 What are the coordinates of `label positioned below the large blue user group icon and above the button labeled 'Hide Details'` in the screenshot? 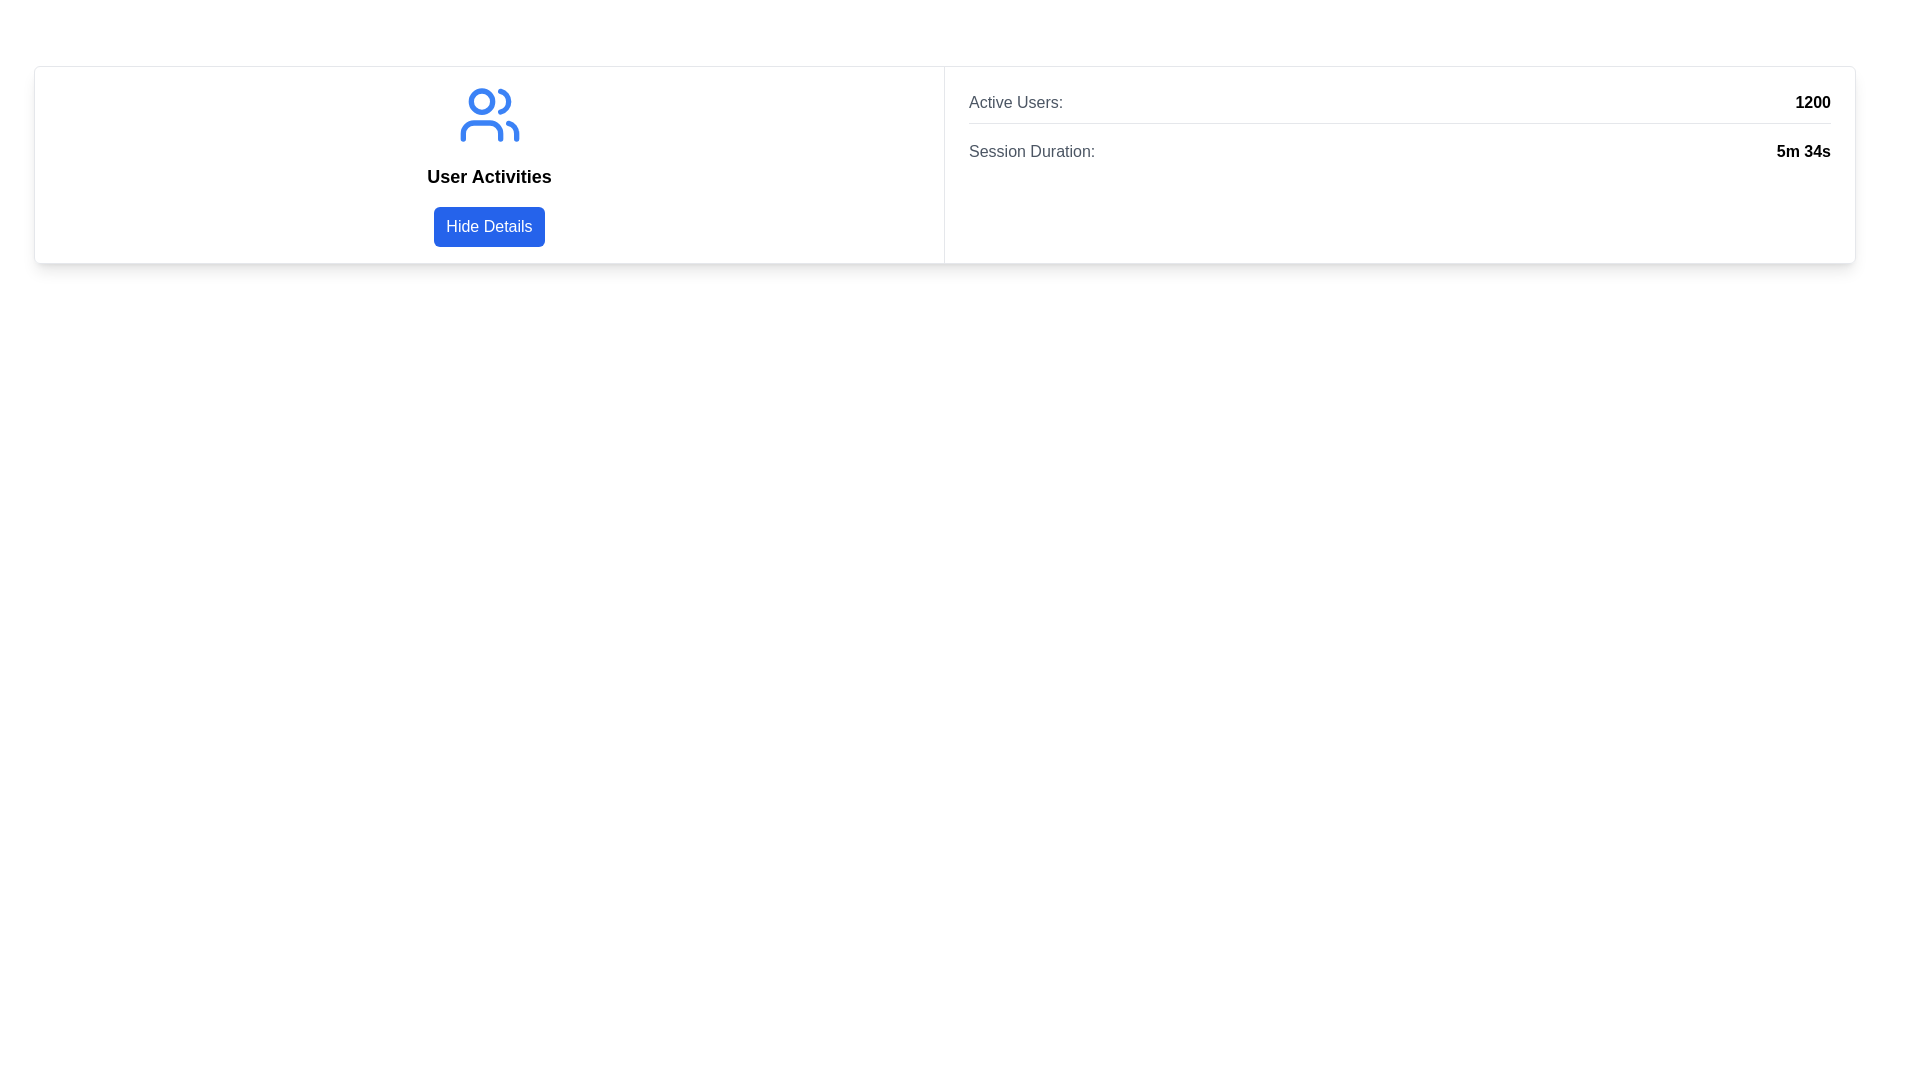 It's located at (489, 176).